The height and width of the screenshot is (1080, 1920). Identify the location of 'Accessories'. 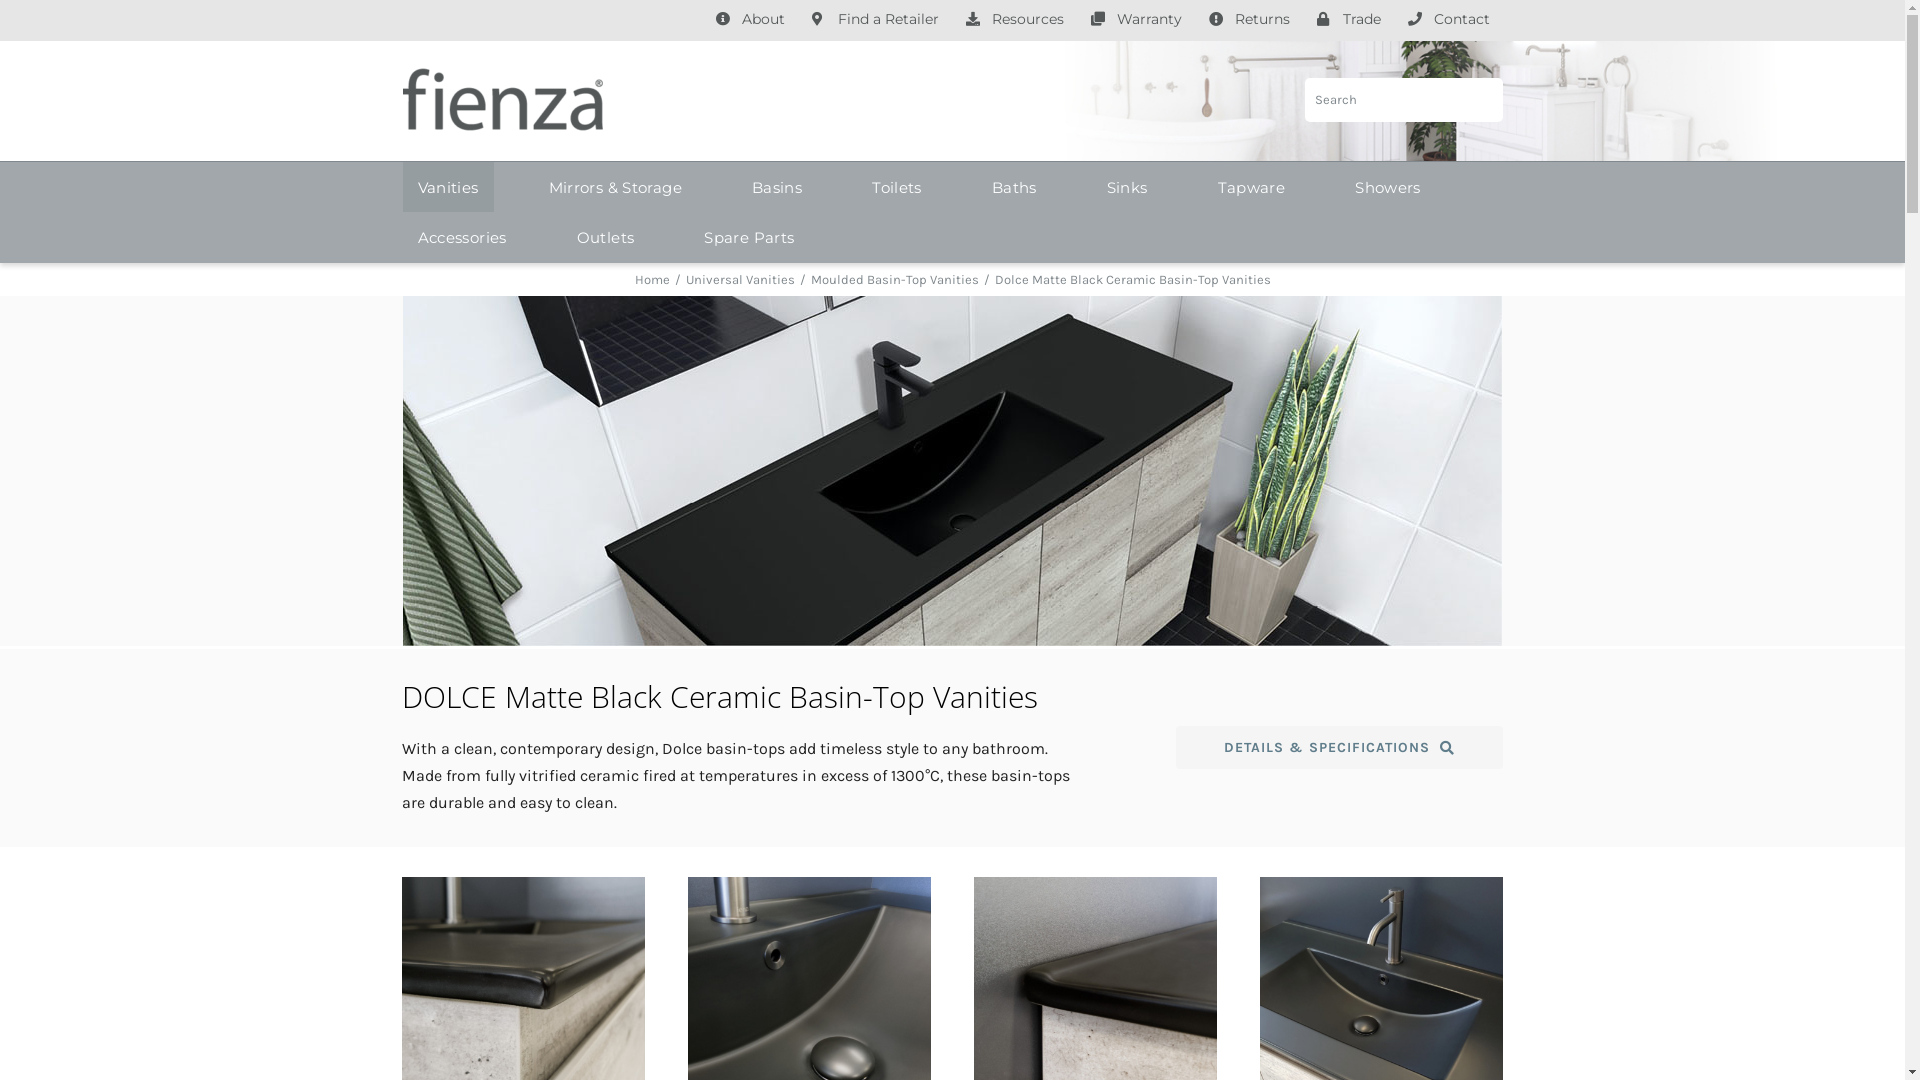
(460, 235).